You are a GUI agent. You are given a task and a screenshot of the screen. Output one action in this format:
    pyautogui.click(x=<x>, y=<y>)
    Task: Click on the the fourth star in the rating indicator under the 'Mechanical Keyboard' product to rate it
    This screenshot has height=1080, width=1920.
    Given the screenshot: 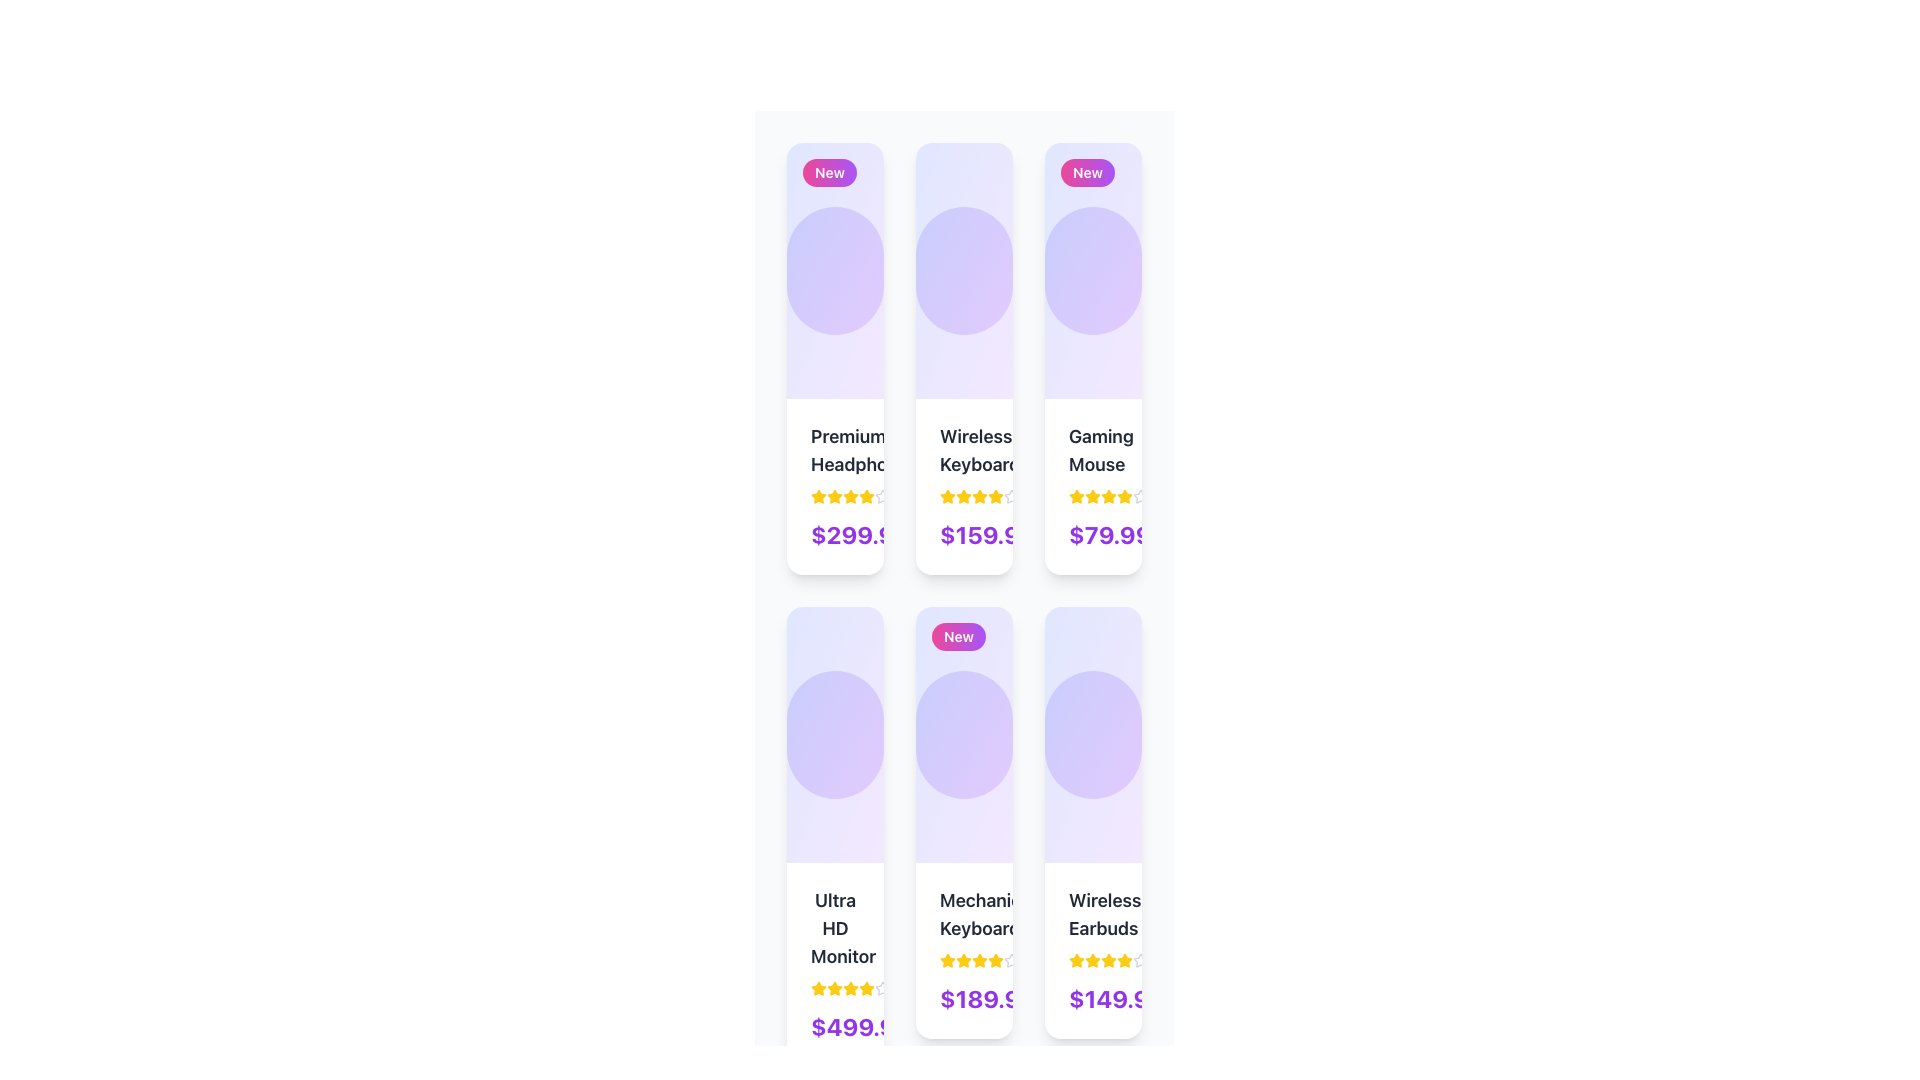 What is the action you would take?
    pyautogui.click(x=979, y=959)
    